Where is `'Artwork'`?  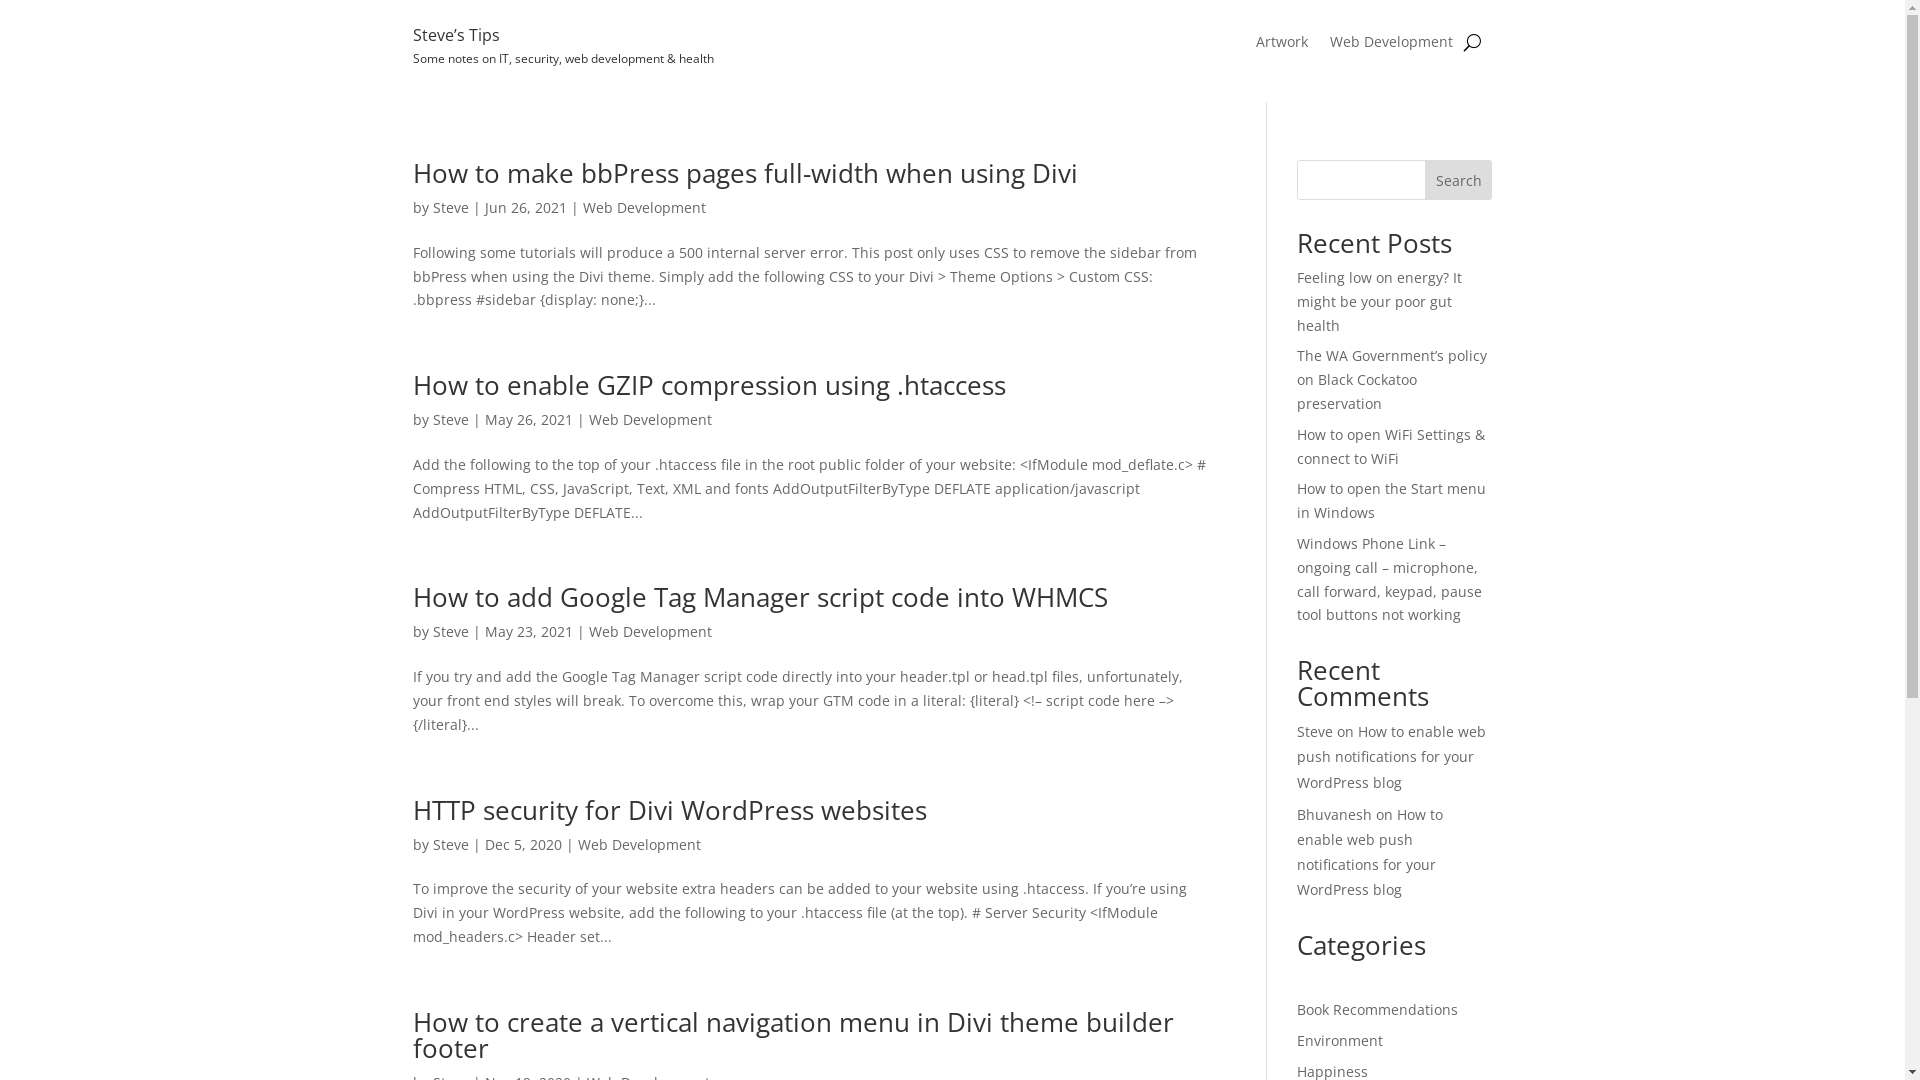
'Artwork' is located at coordinates (1281, 45).